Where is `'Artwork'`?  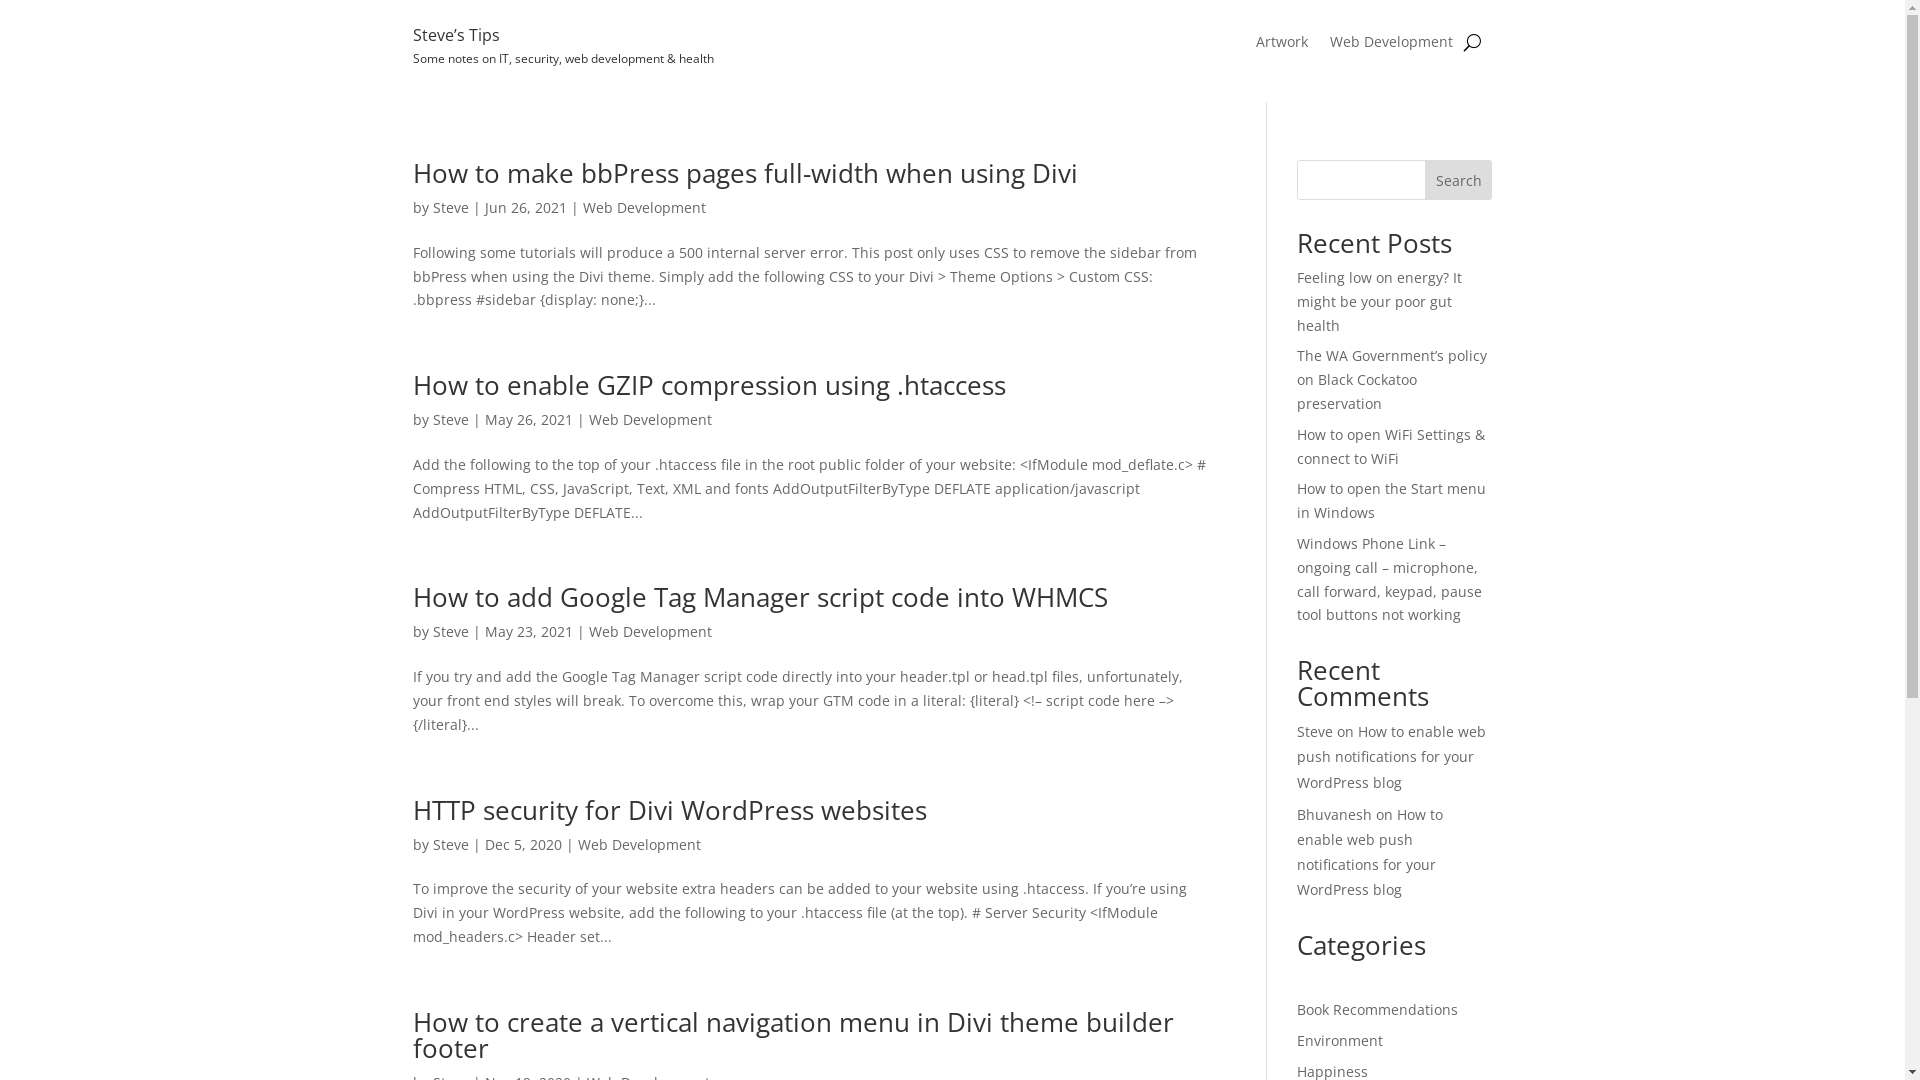
'Artwork' is located at coordinates (1281, 45).